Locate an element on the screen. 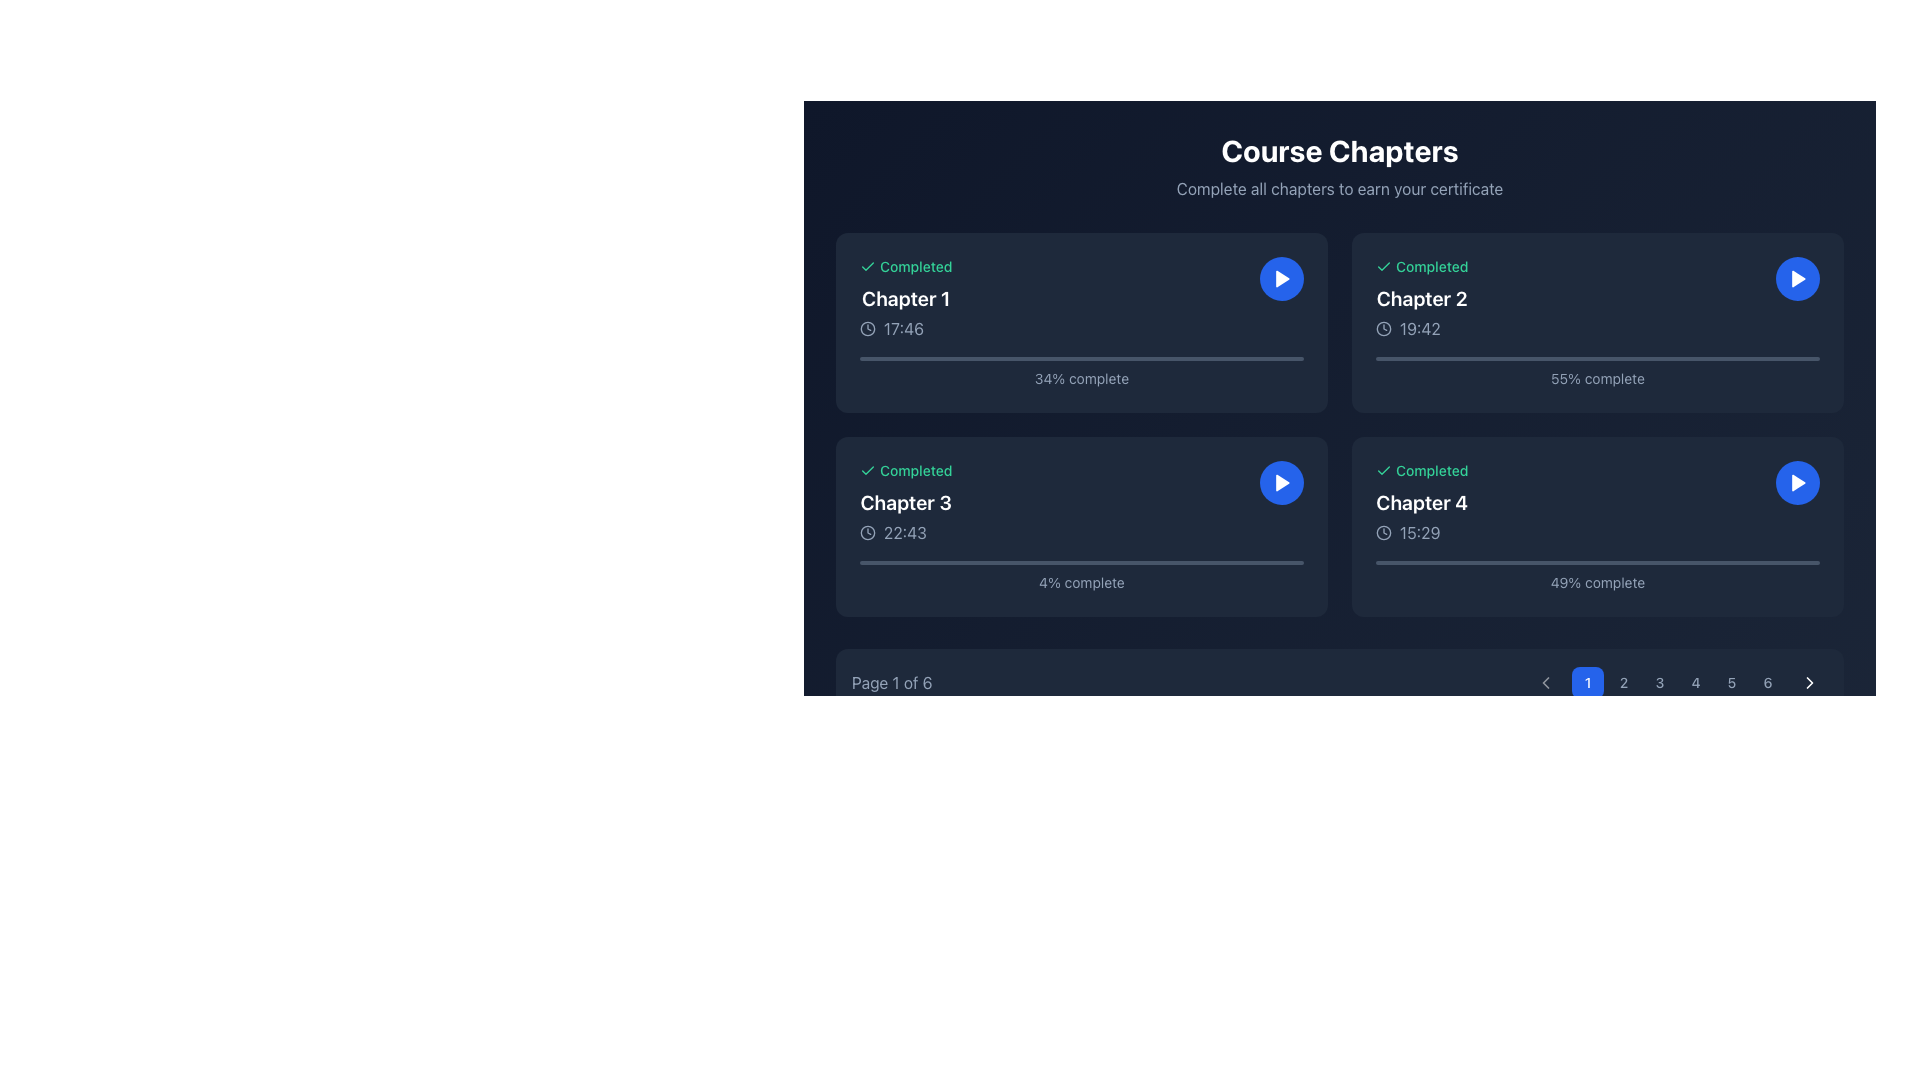 The width and height of the screenshot is (1920, 1080). the circular blue button with a white play icon located at the top-right corner of the 'Chapter 2' card to play the associated content is located at coordinates (1798, 278).